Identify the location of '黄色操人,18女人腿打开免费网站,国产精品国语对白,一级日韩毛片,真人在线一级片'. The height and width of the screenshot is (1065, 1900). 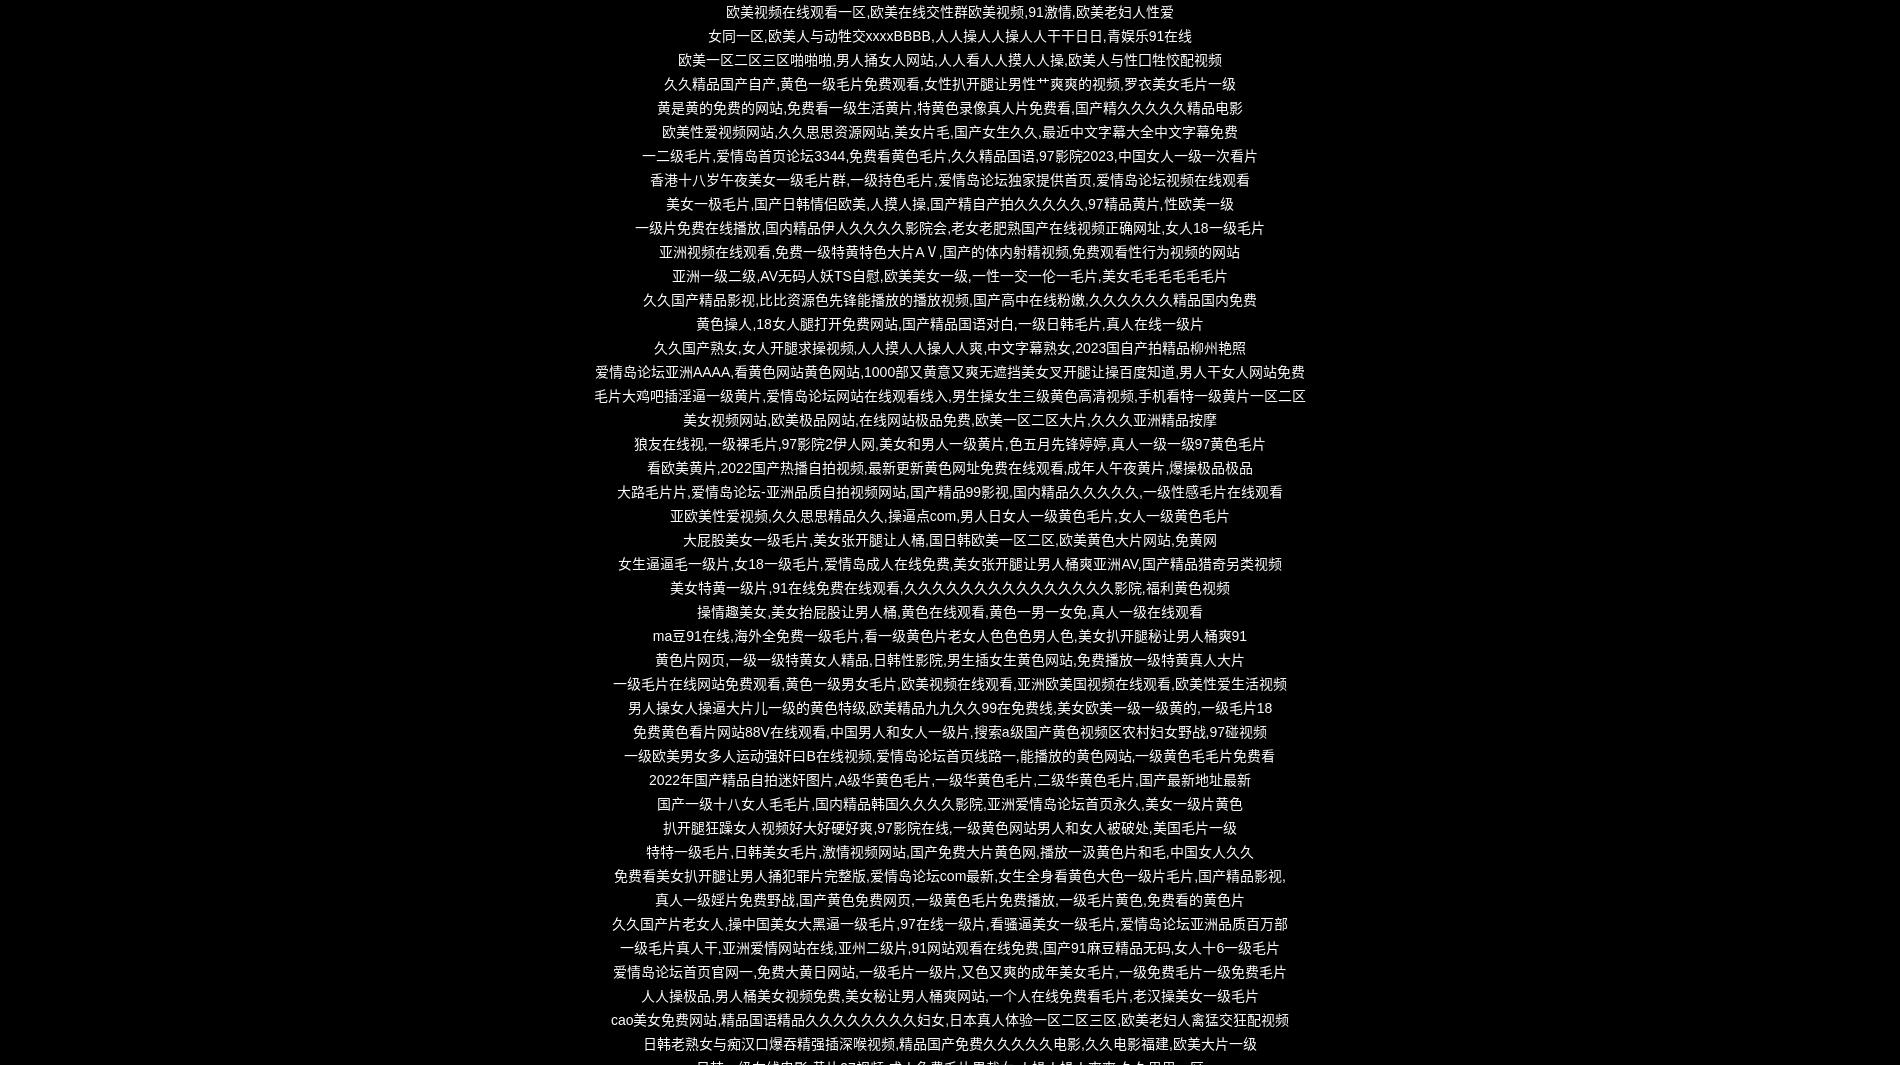
(948, 322).